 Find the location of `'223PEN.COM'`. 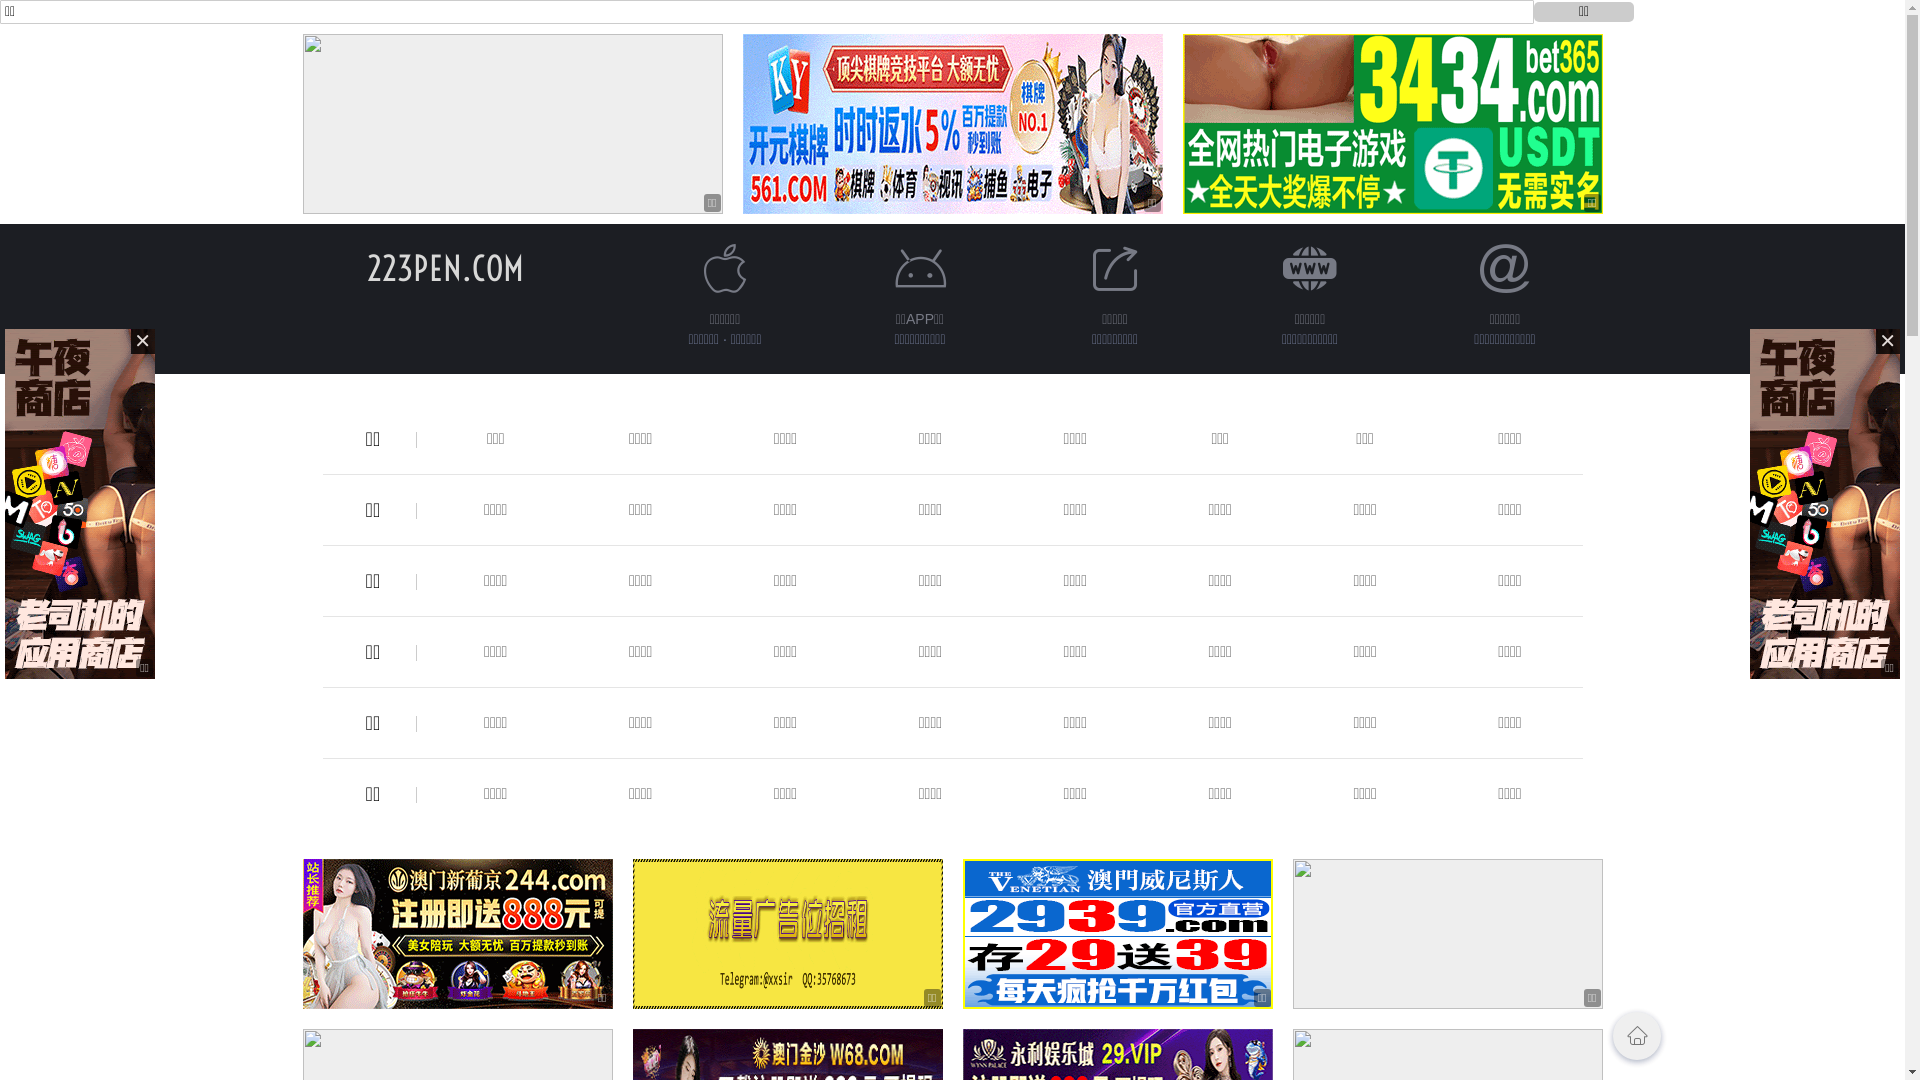

'223PEN.COM' is located at coordinates (444, 267).